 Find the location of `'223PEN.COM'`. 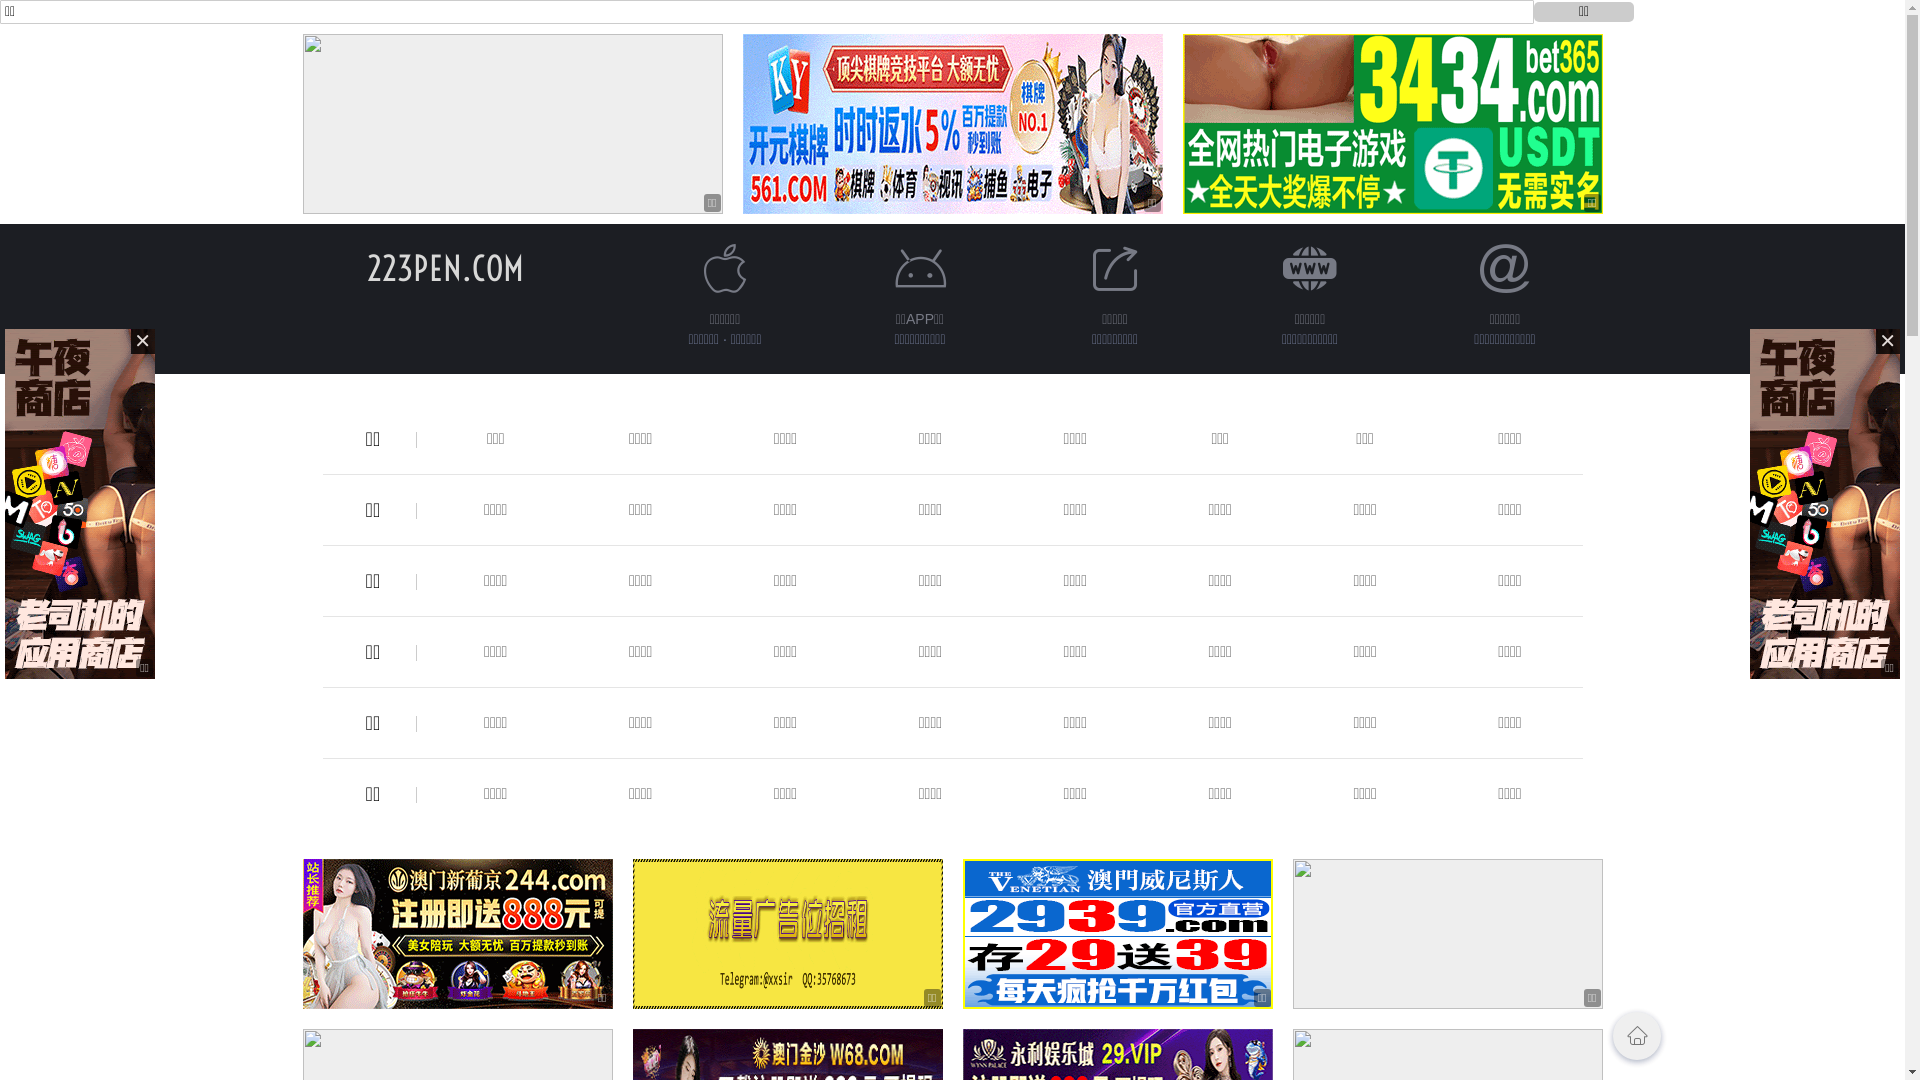

'223PEN.COM' is located at coordinates (444, 267).